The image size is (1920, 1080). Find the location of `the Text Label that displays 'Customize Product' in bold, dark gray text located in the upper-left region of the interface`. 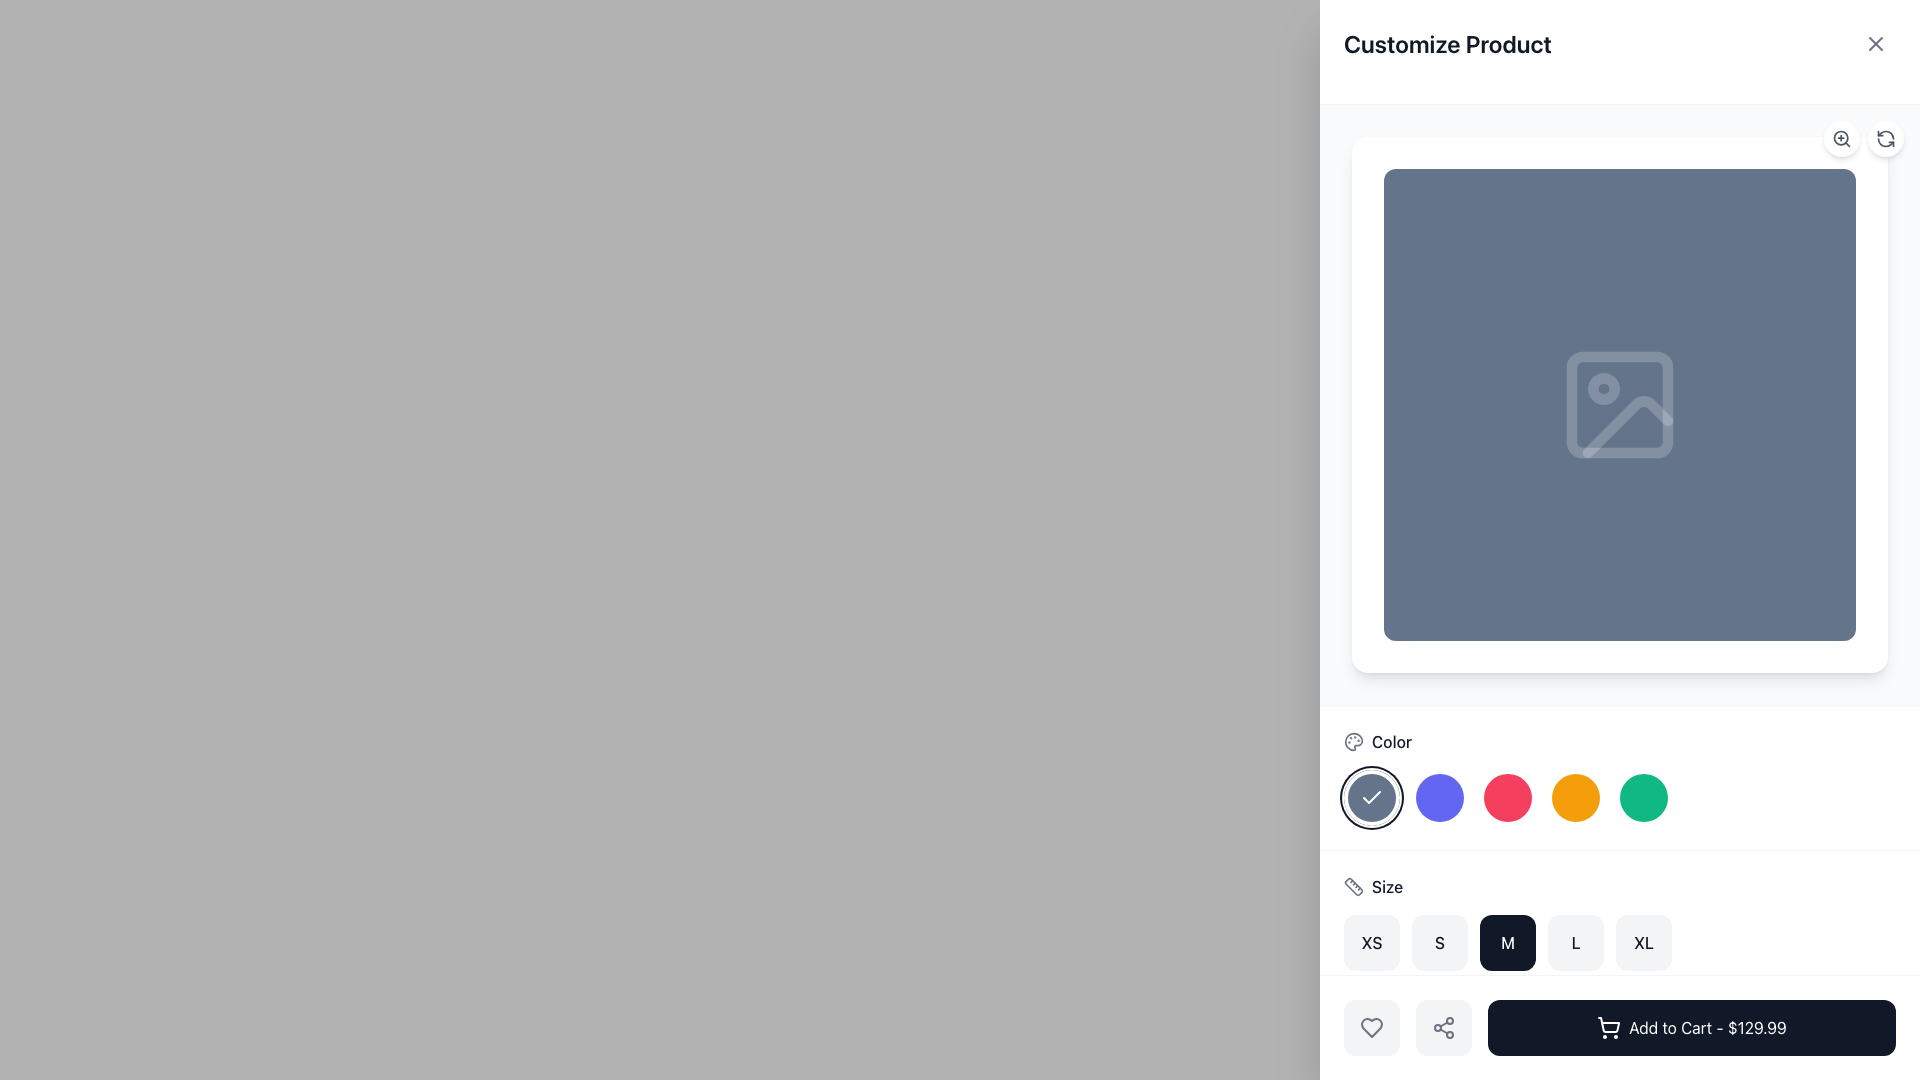

the Text Label that displays 'Customize Product' in bold, dark gray text located in the upper-left region of the interface is located at coordinates (1447, 43).